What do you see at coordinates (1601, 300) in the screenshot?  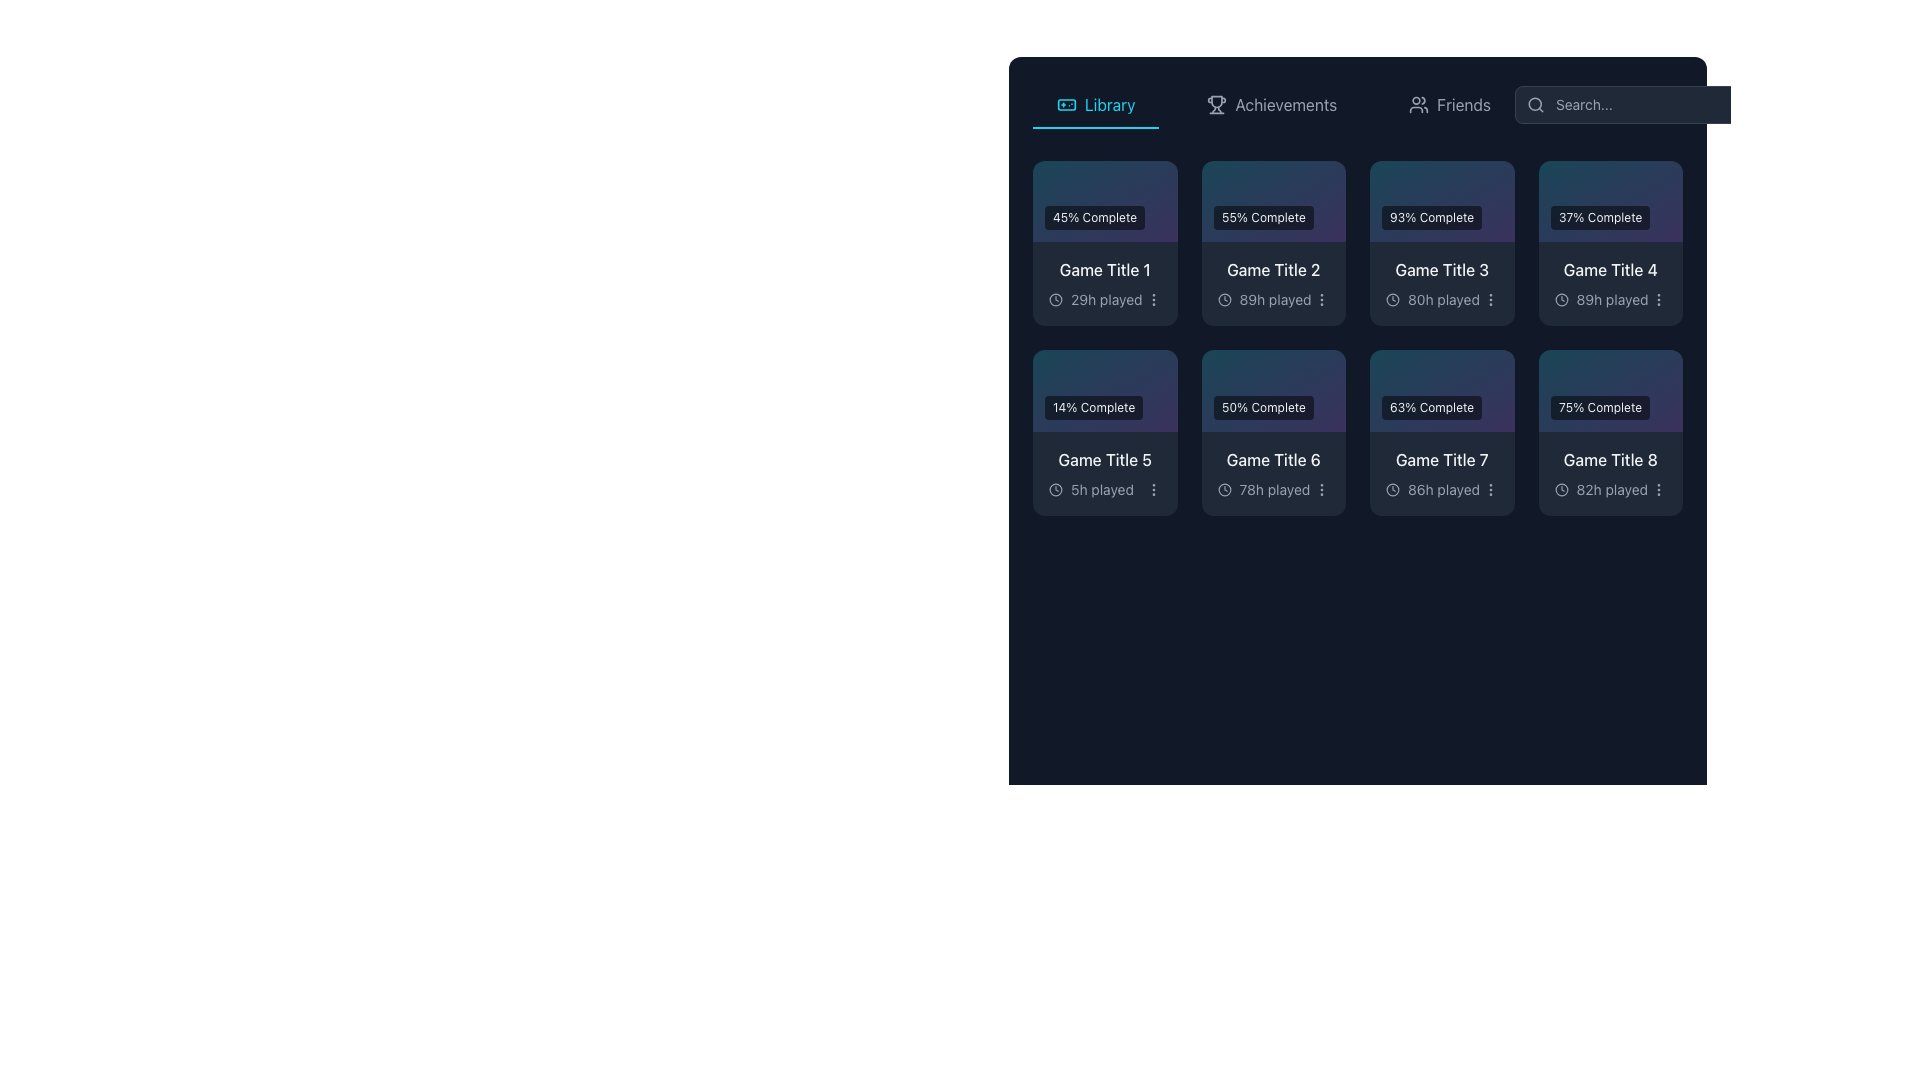 I see `displayed time '89h played' in light gray color on a dark background, located at the bottom-left corner of the 'Game Title 4' card, directly to the right of the clock icon` at bounding box center [1601, 300].